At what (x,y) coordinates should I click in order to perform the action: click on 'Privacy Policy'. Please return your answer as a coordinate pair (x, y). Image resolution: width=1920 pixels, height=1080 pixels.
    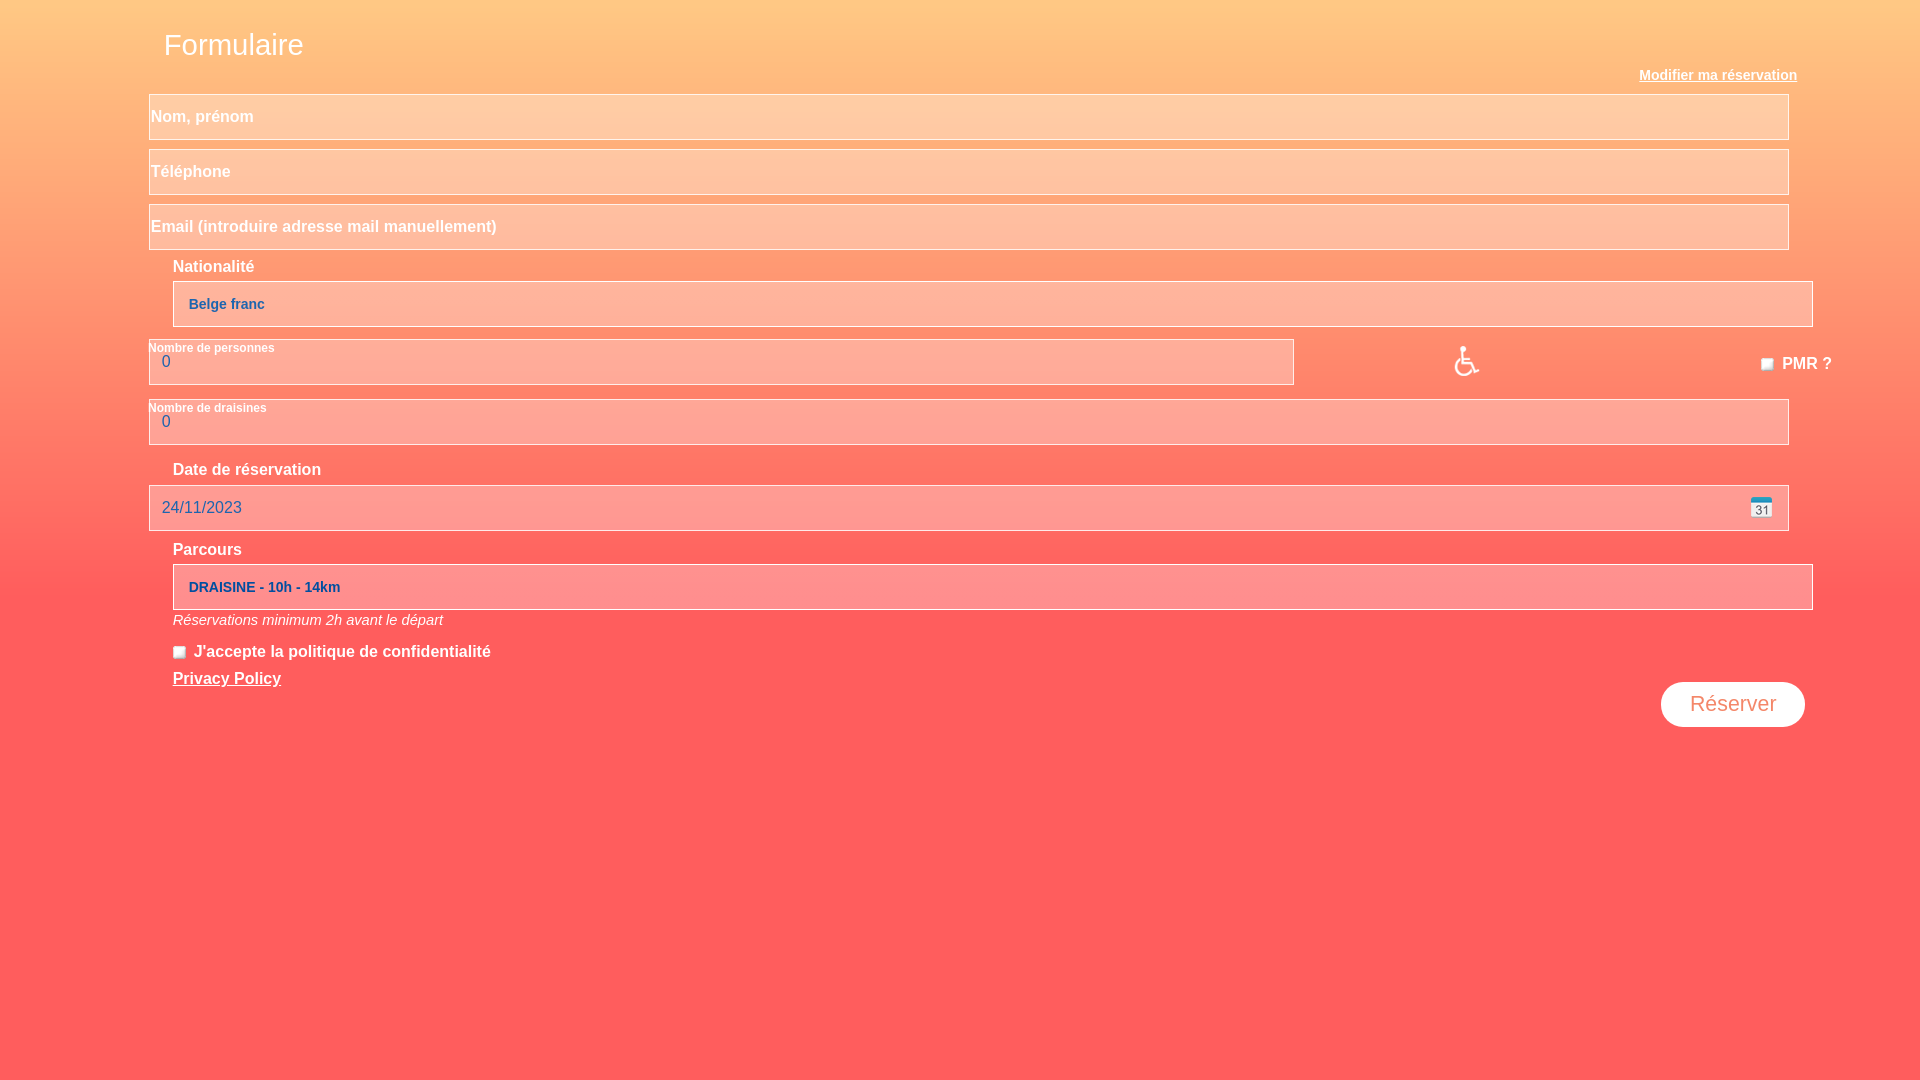
    Looking at the image, I should click on (227, 677).